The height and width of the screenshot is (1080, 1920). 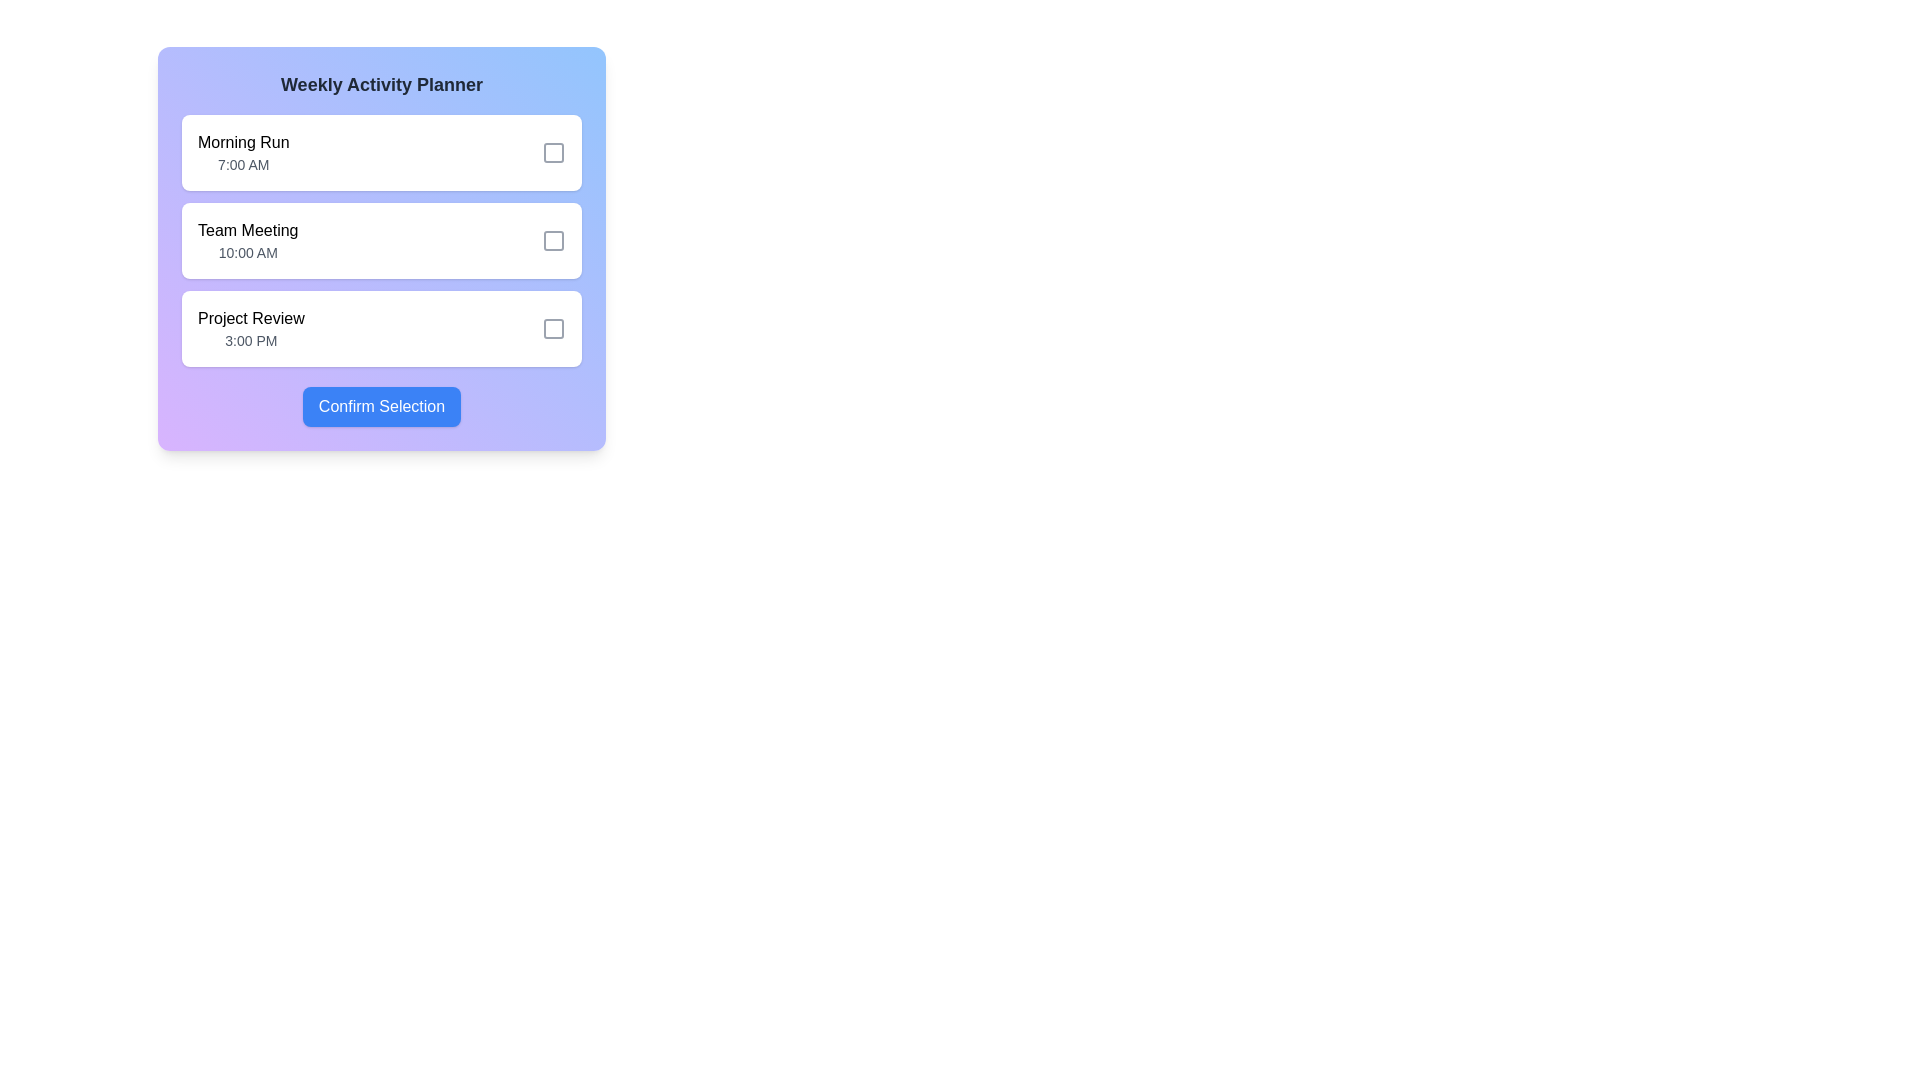 What do you see at coordinates (242, 141) in the screenshot?
I see `the label indicating the title of a scheduled activity in the 'Weekly Activity Planner' section` at bounding box center [242, 141].